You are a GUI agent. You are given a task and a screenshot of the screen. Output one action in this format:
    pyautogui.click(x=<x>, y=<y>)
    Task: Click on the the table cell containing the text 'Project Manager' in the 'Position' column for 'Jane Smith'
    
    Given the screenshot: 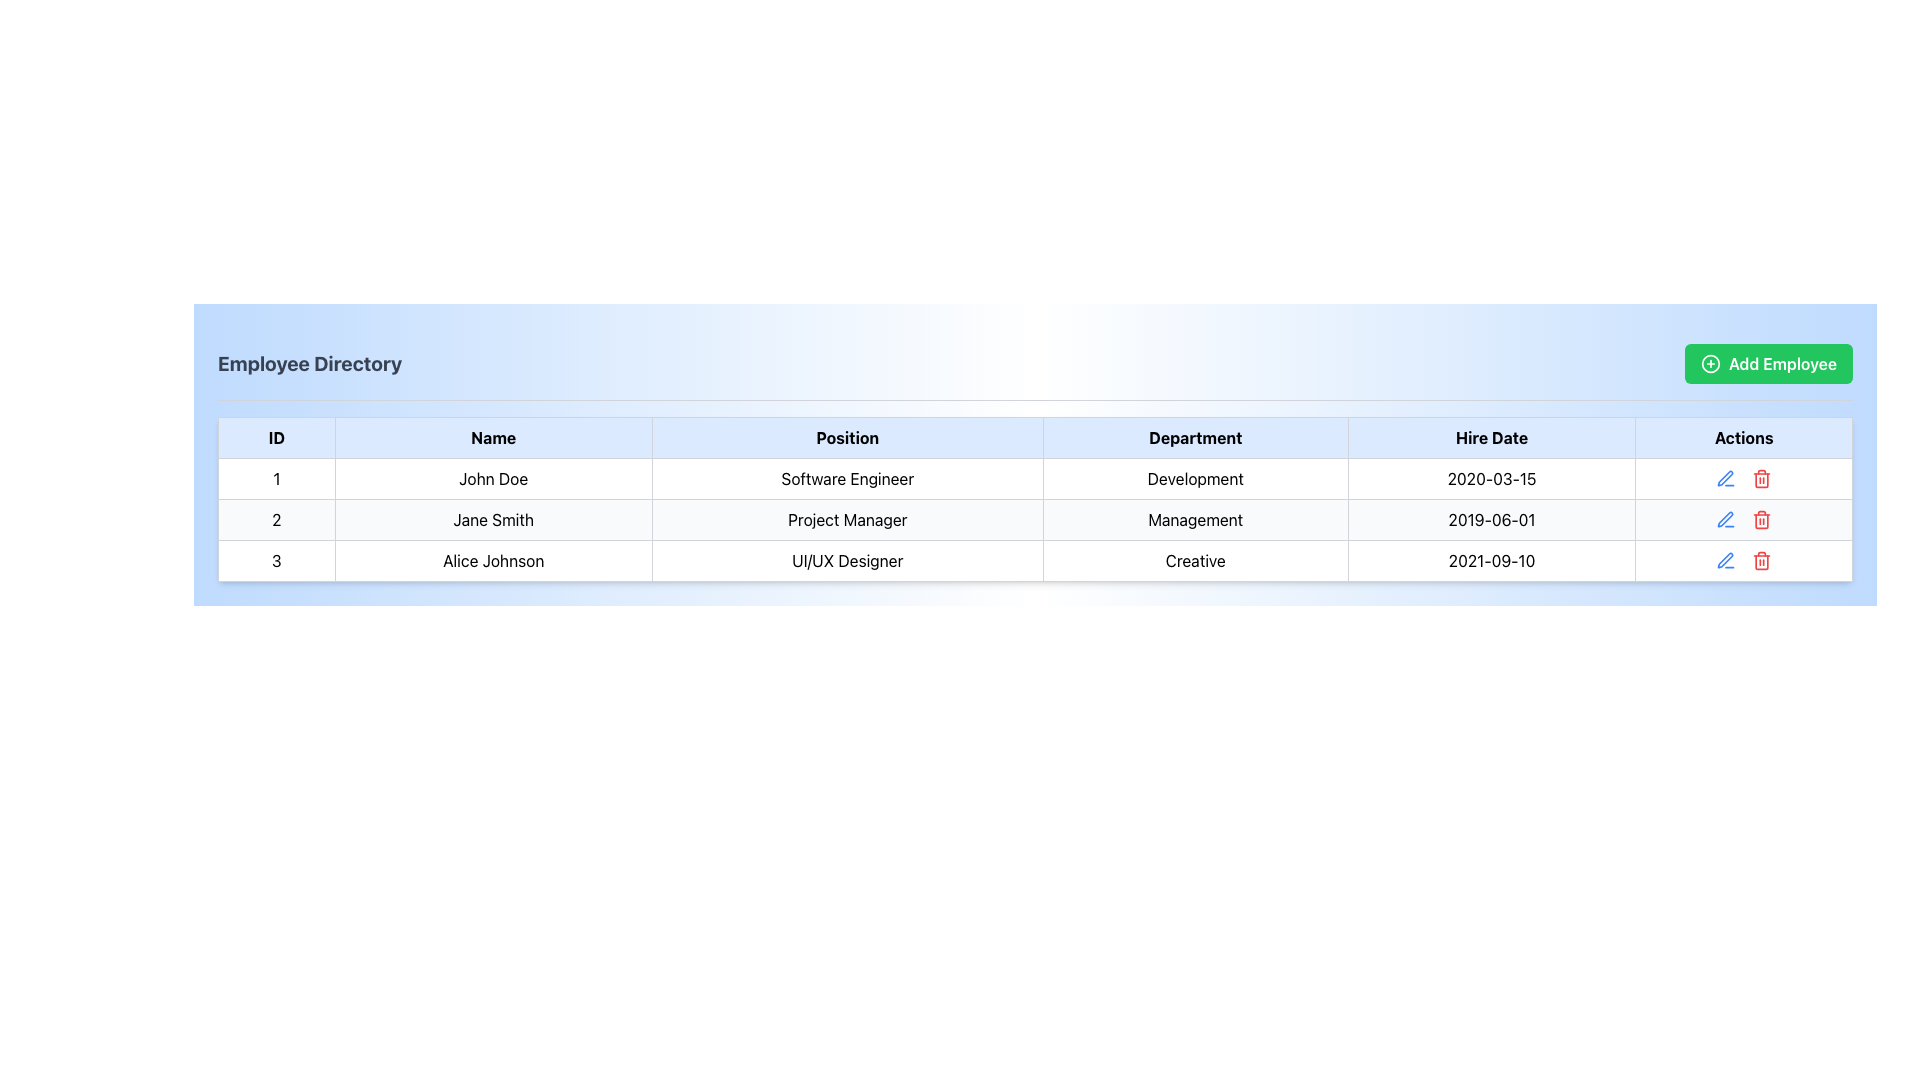 What is the action you would take?
    pyautogui.click(x=847, y=519)
    